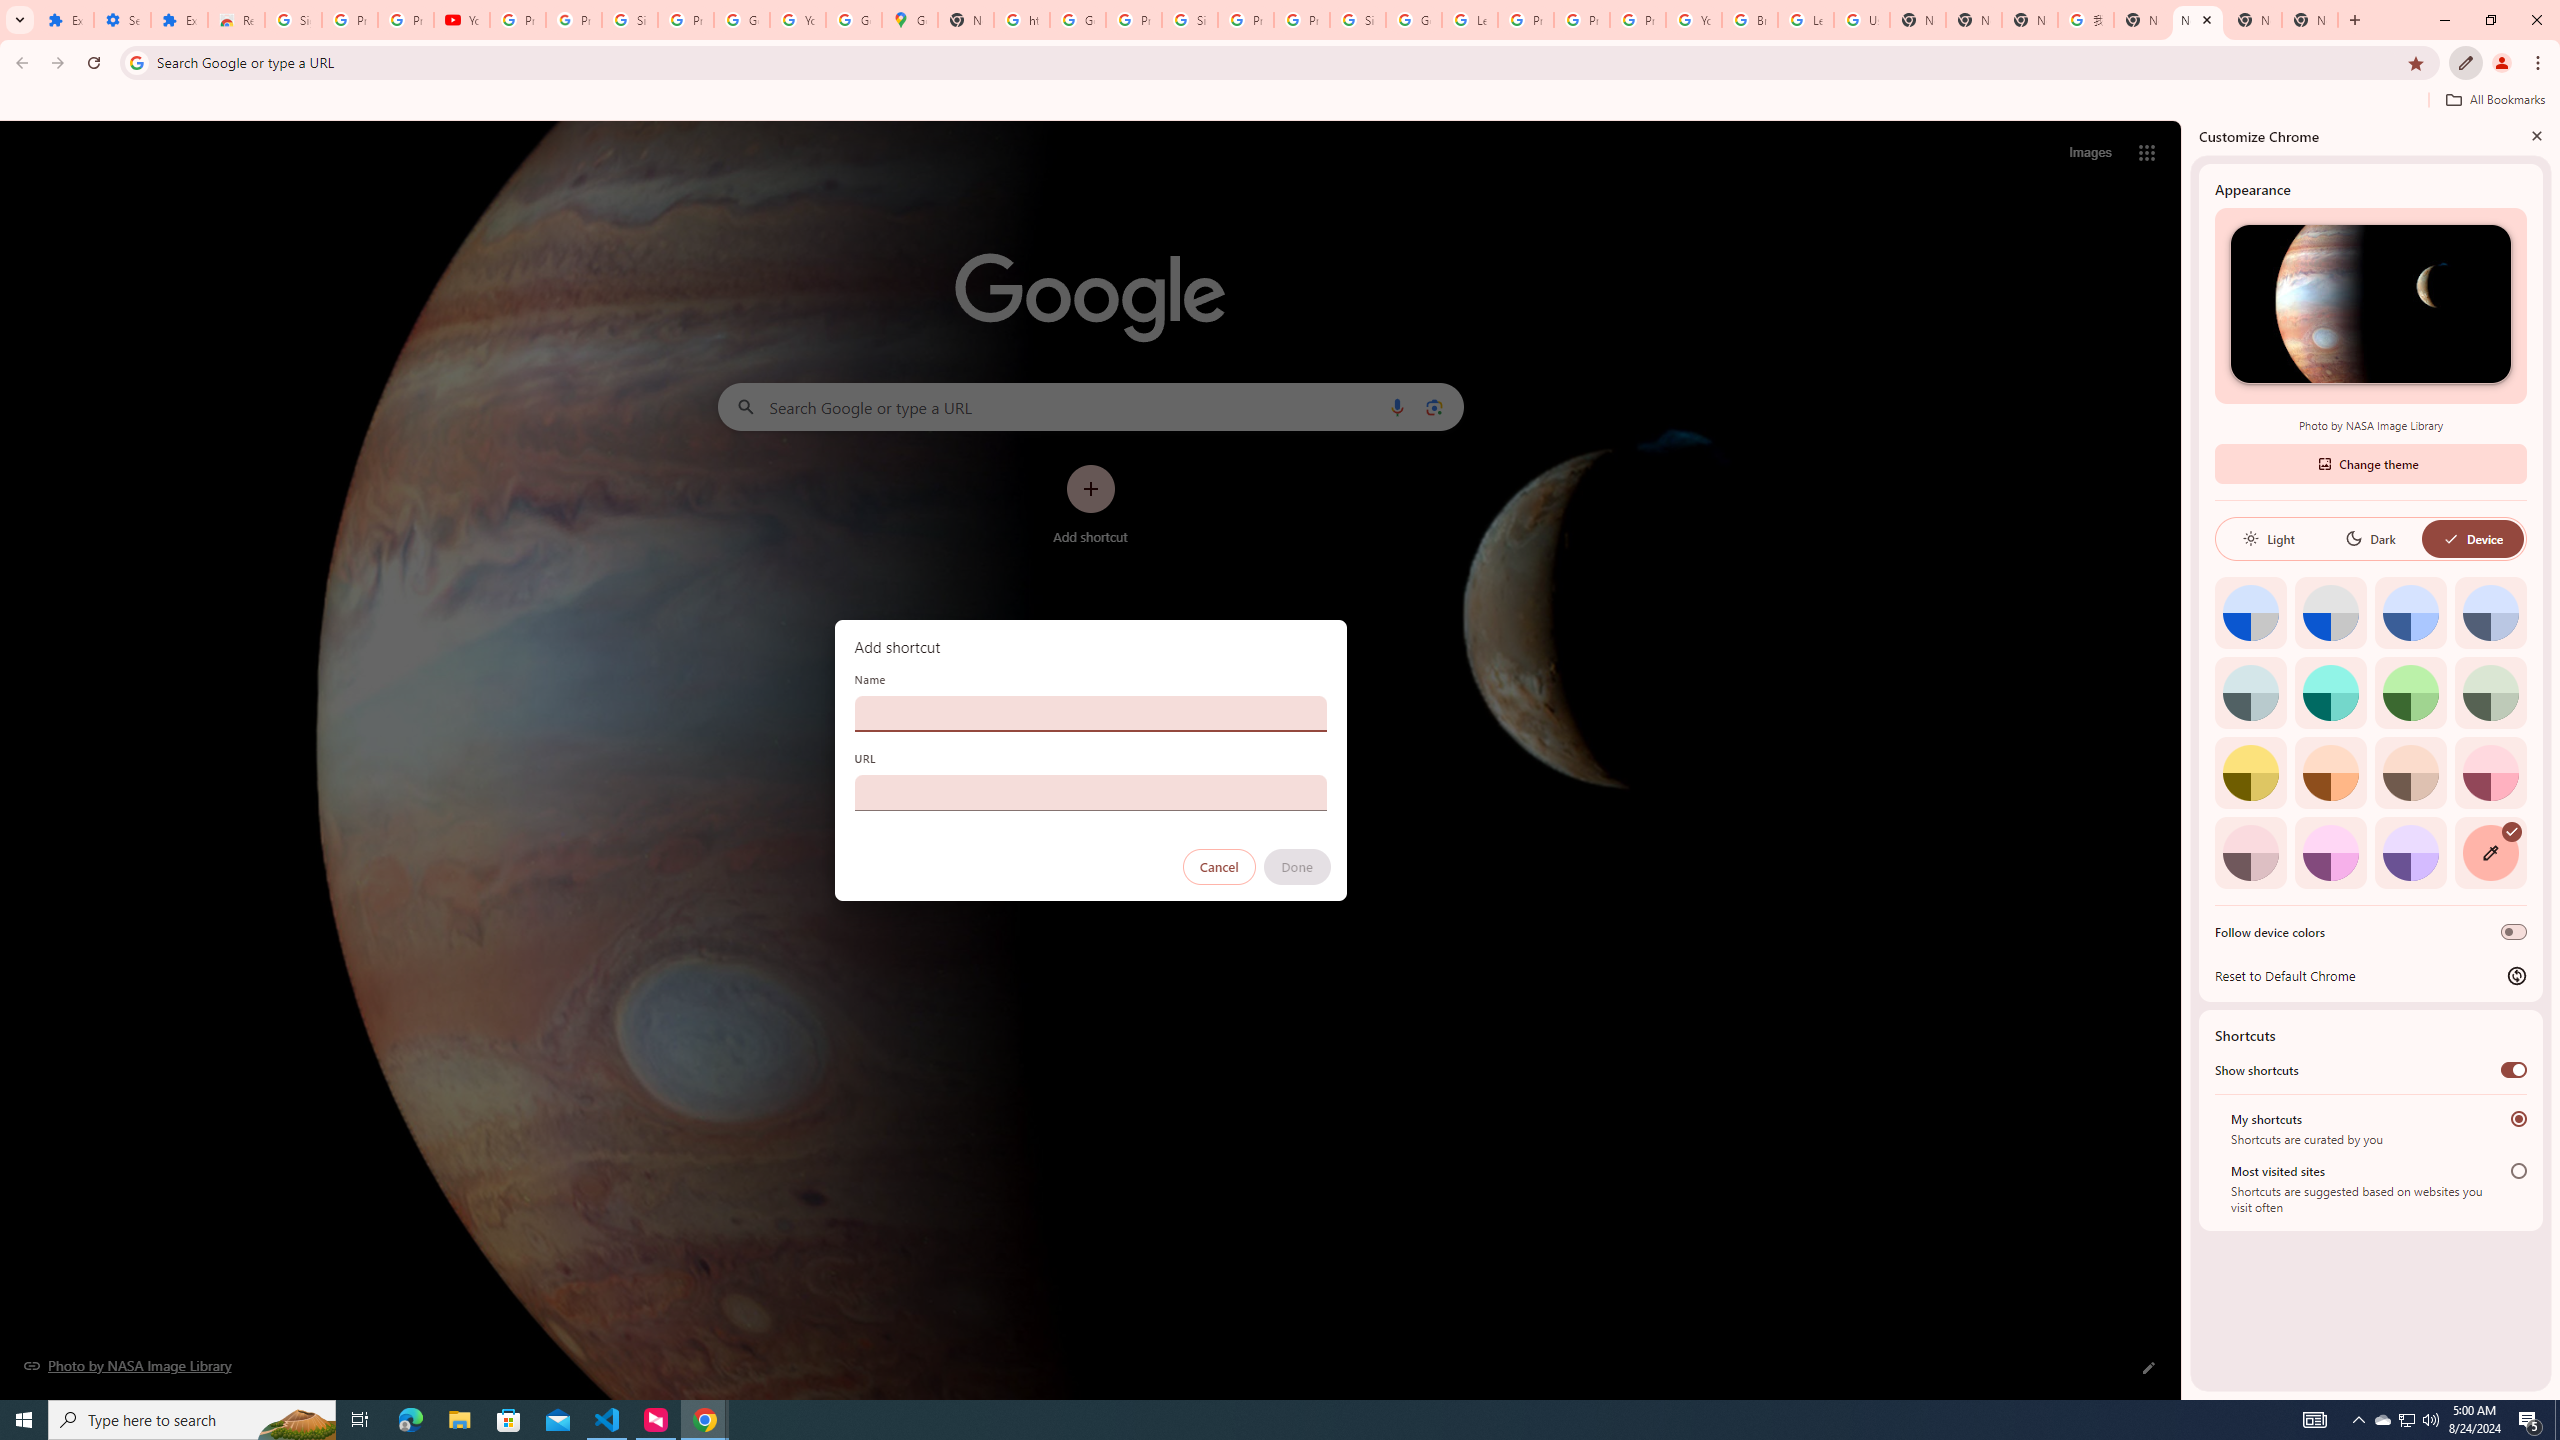 This screenshot has height=1440, width=2560. I want to click on 'Photo by NASA Image Library', so click(2369, 303).